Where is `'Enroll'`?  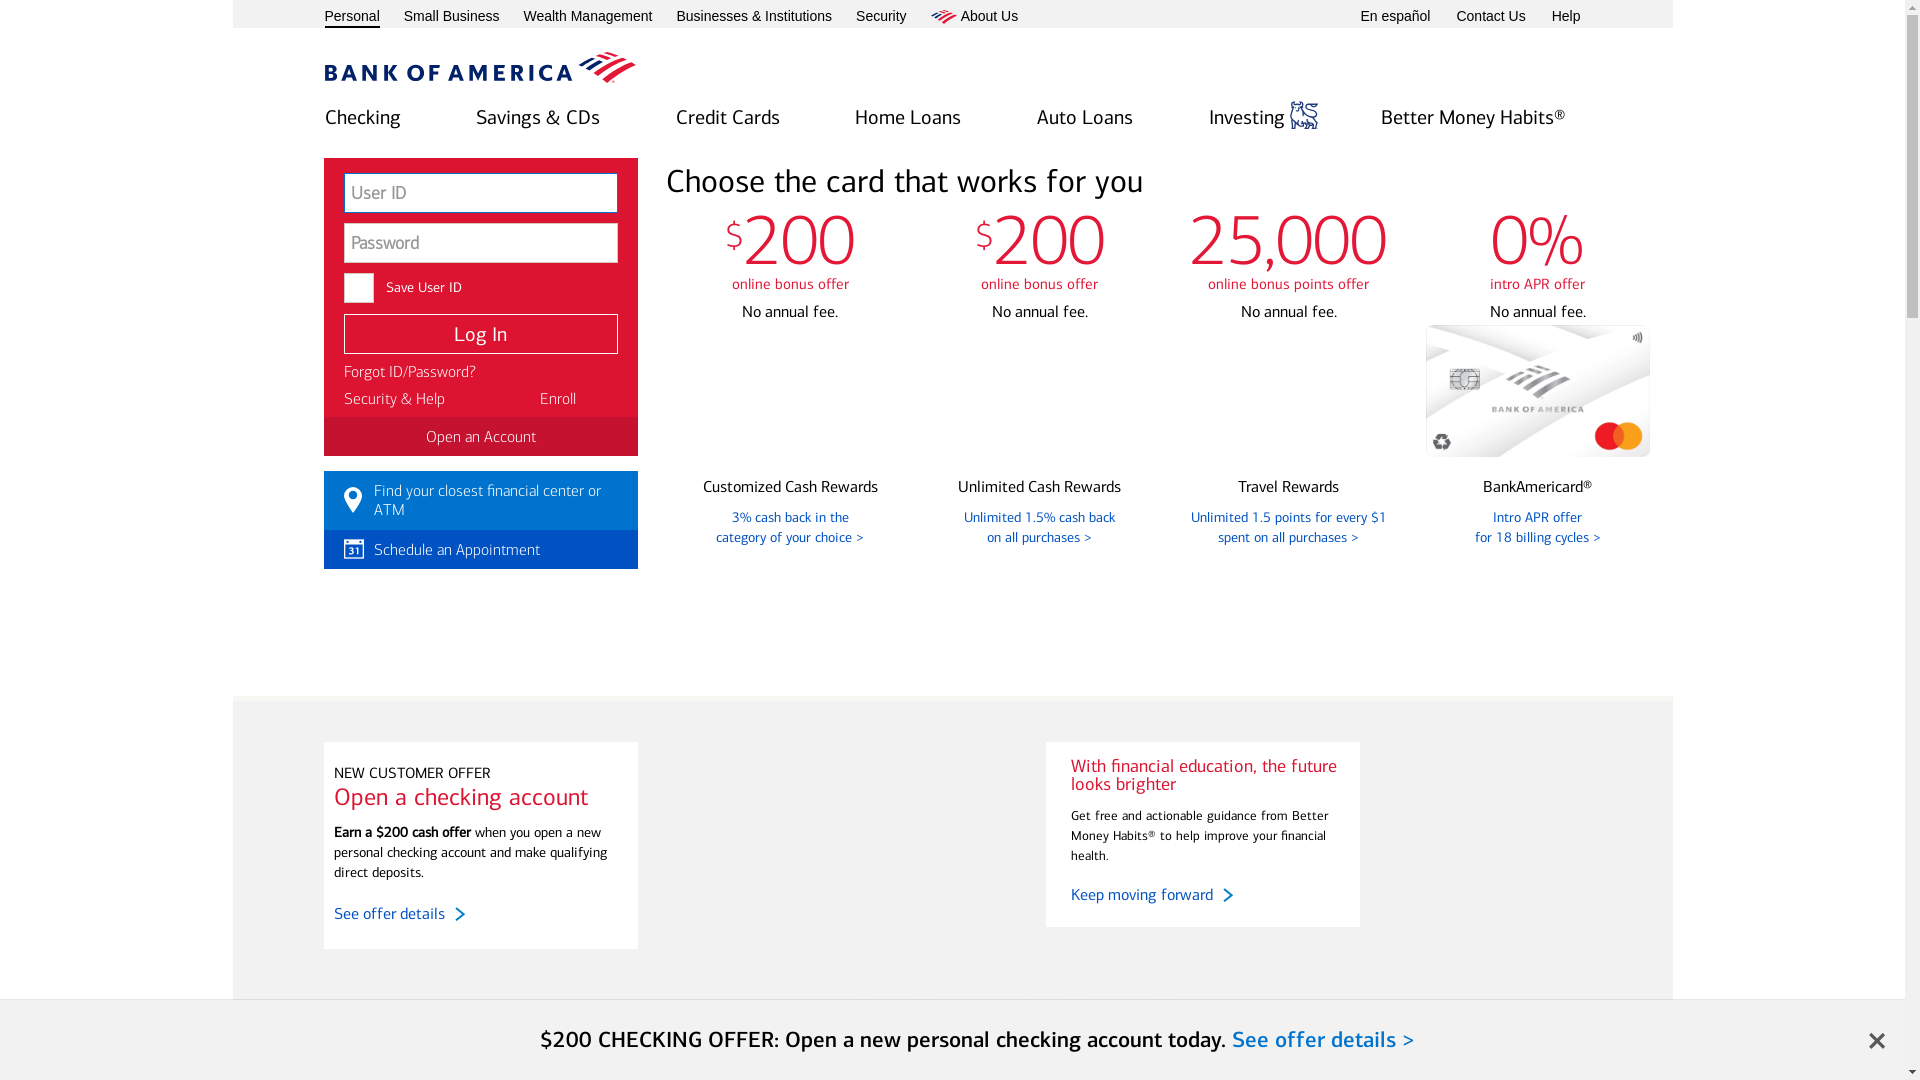 'Enroll' is located at coordinates (557, 398).